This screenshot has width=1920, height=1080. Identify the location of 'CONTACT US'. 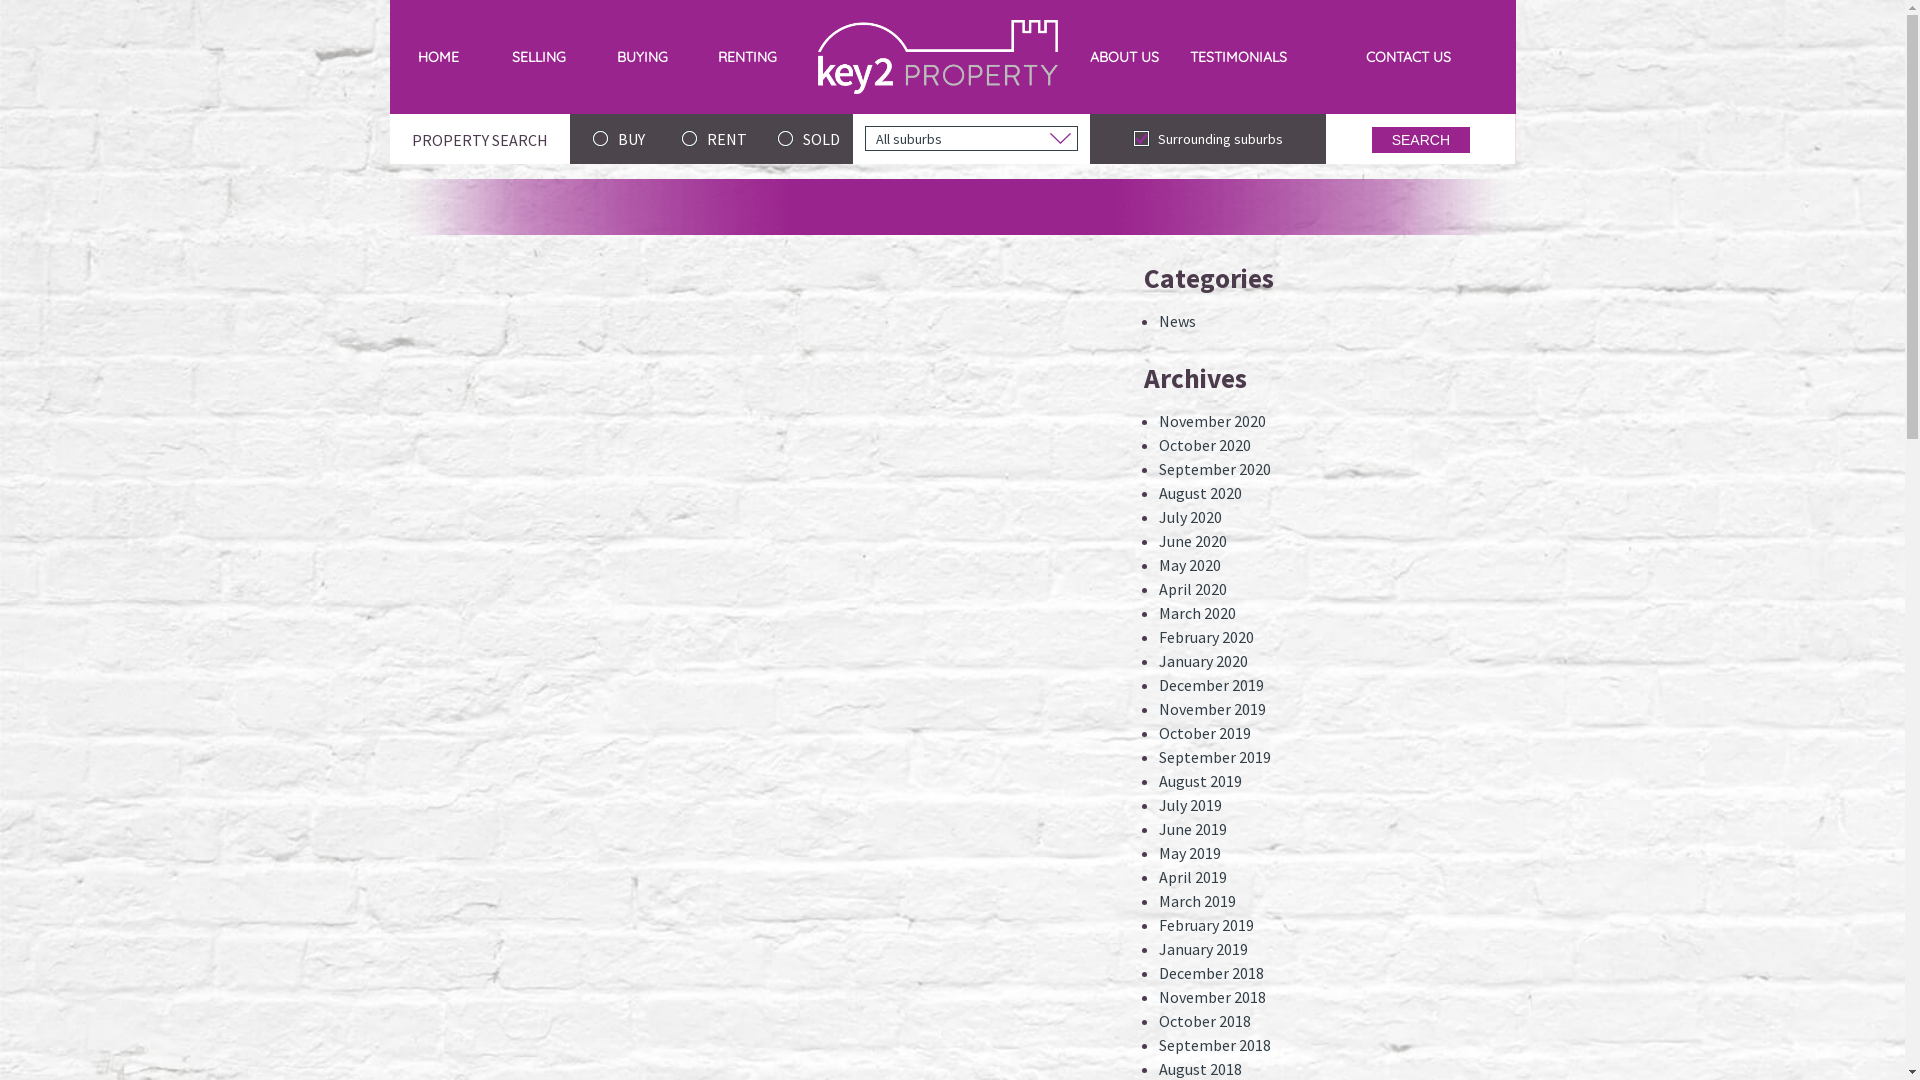
(1406, 56).